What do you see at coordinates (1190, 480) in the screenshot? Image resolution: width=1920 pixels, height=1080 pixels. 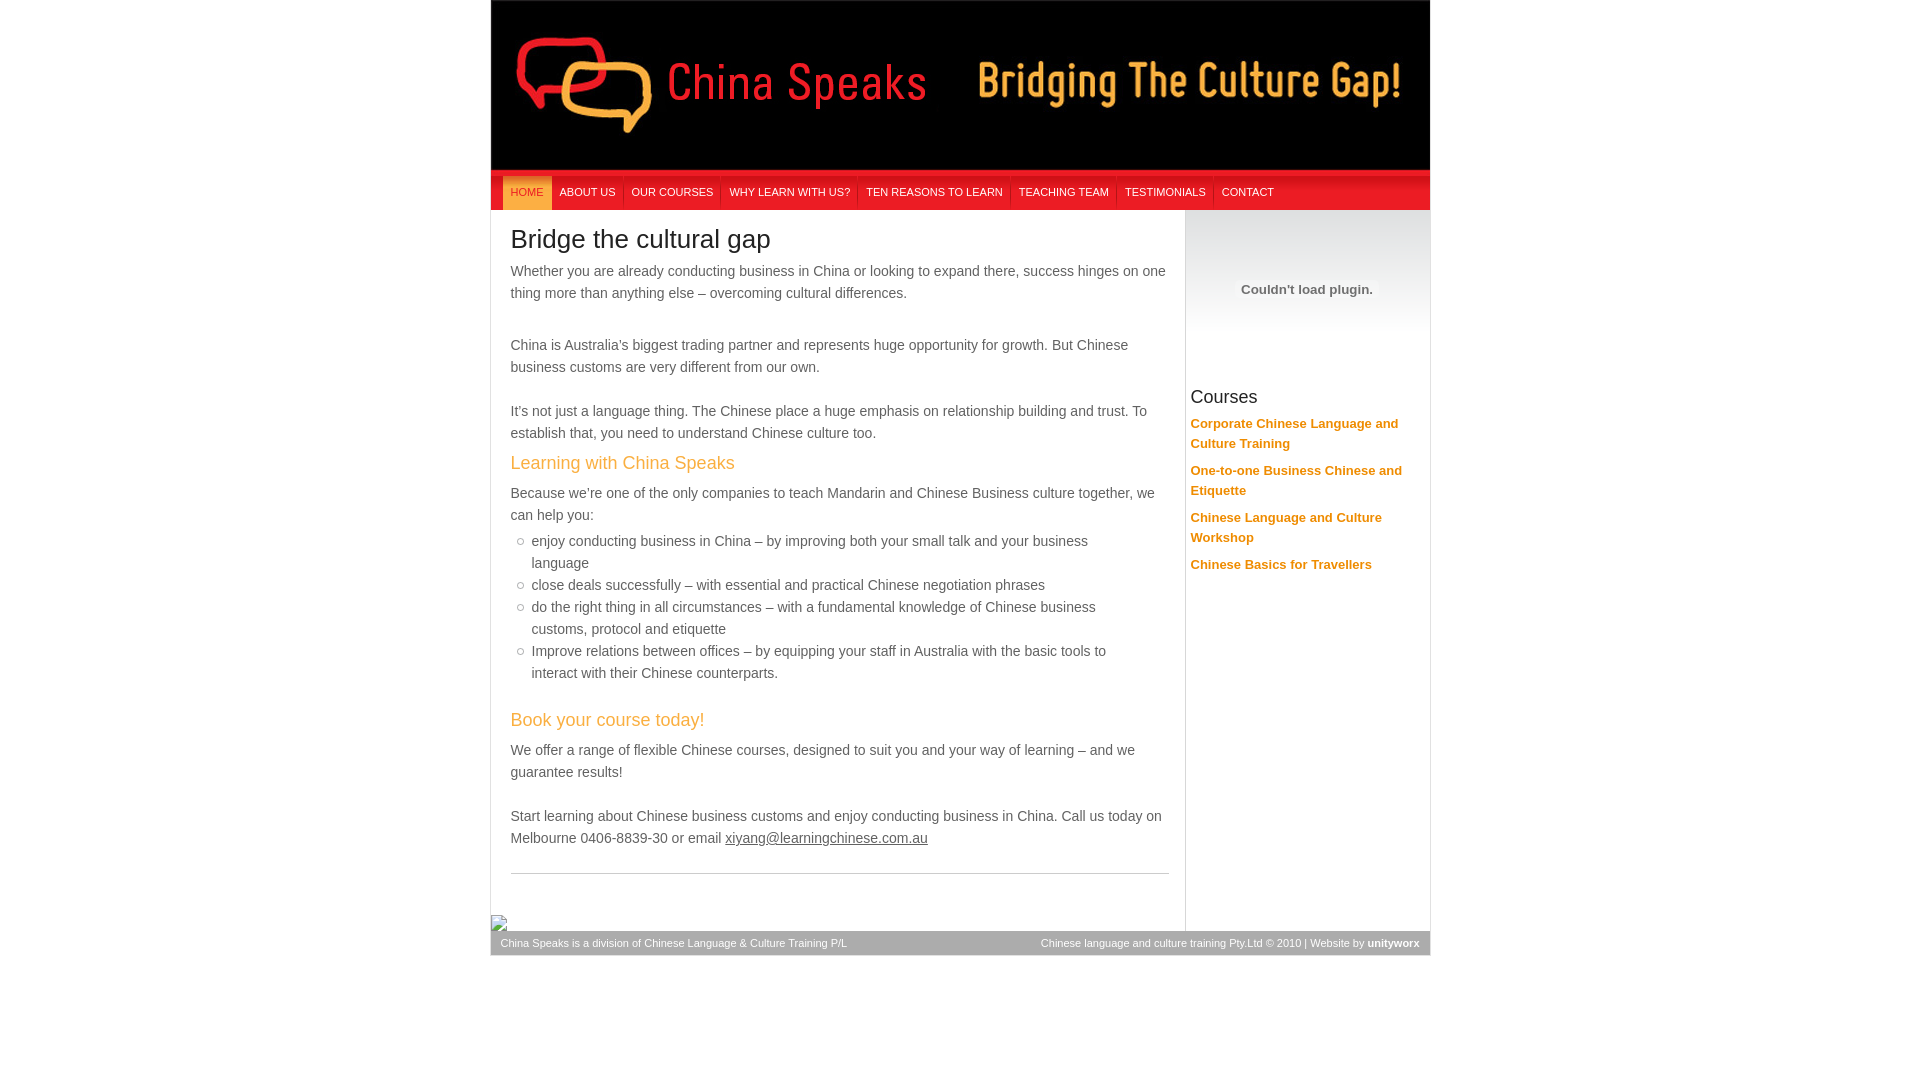 I see `'One-to-one Business Chinese and Etiquette'` at bounding box center [1190, 480].